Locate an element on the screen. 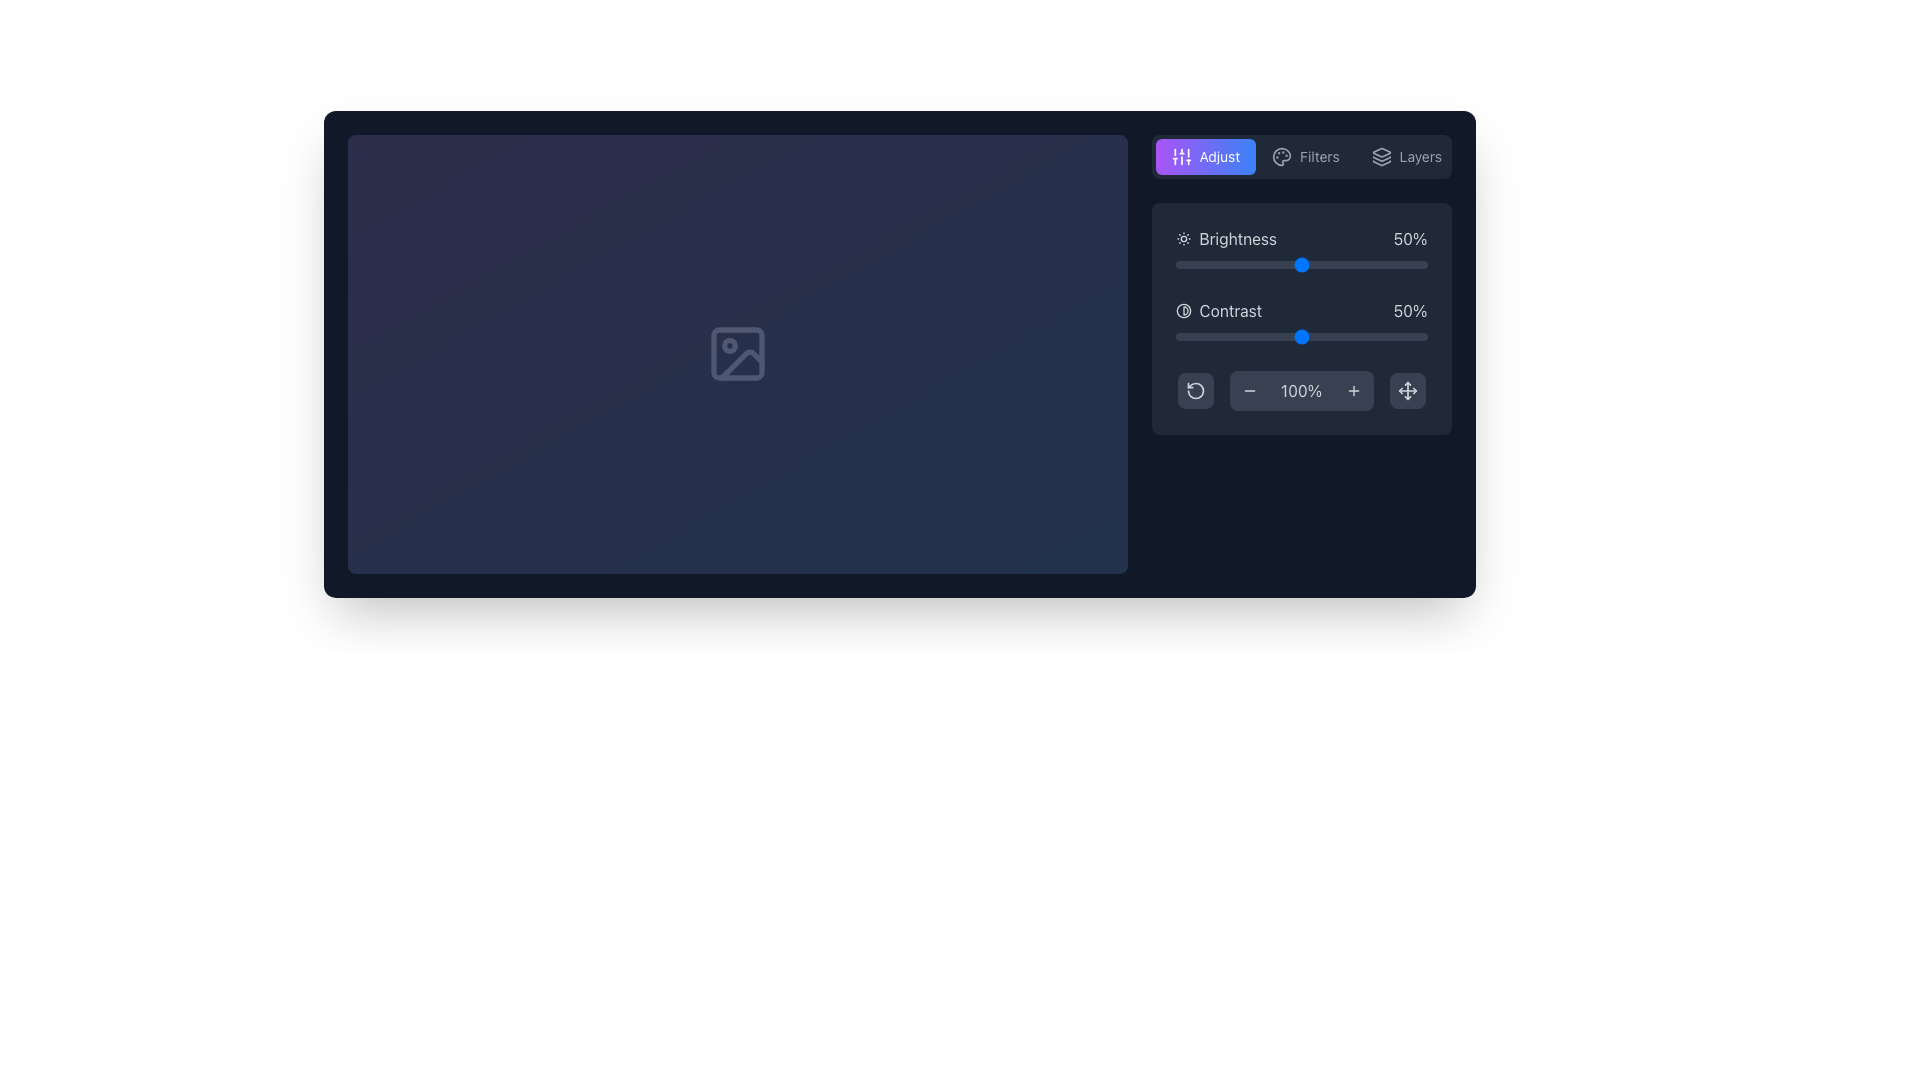 This screenshot has height=1080, width=1920. the slider value is located at coordinates (1366, 264).